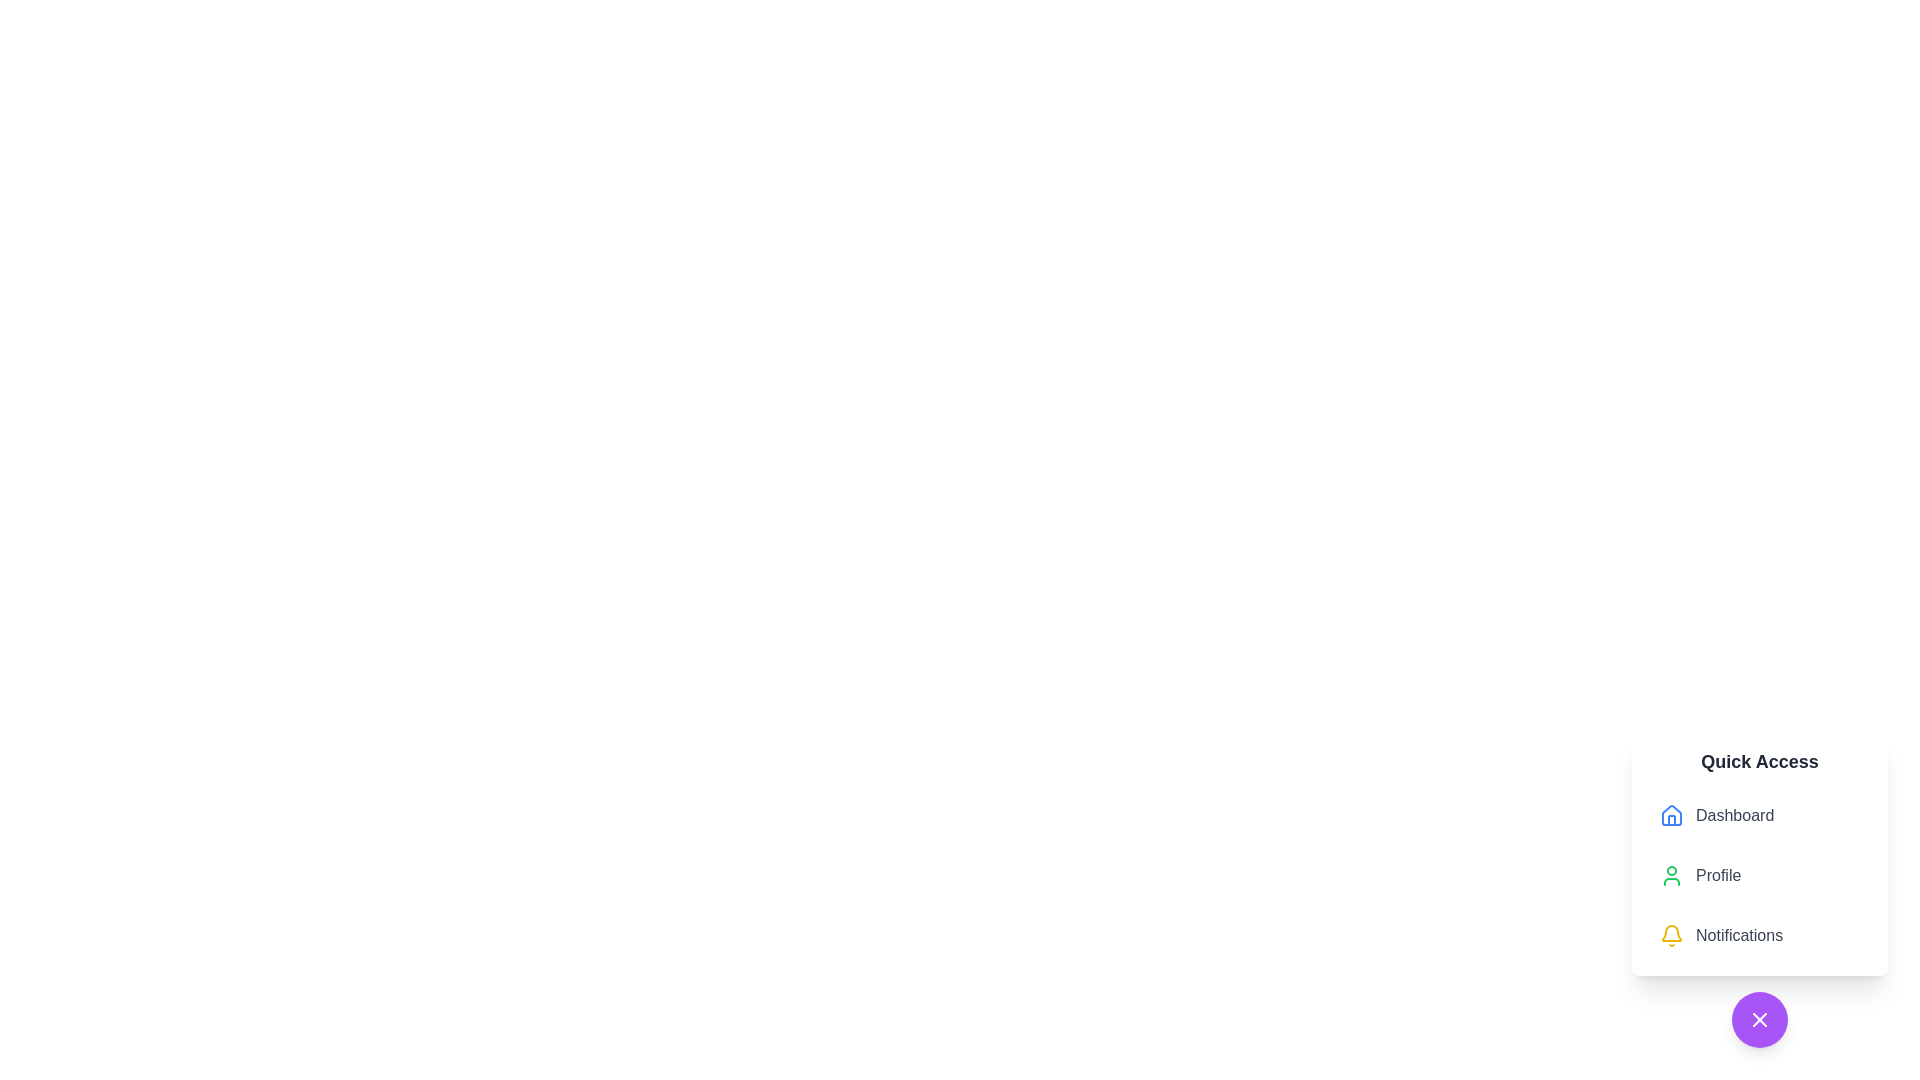  Describe the element at coordinates (1671, 816) in the screenshot. I see `the blue house icon representing the 'Dashboard' menu option located in the 'Quick Access' menu by clicking on it` at that location.